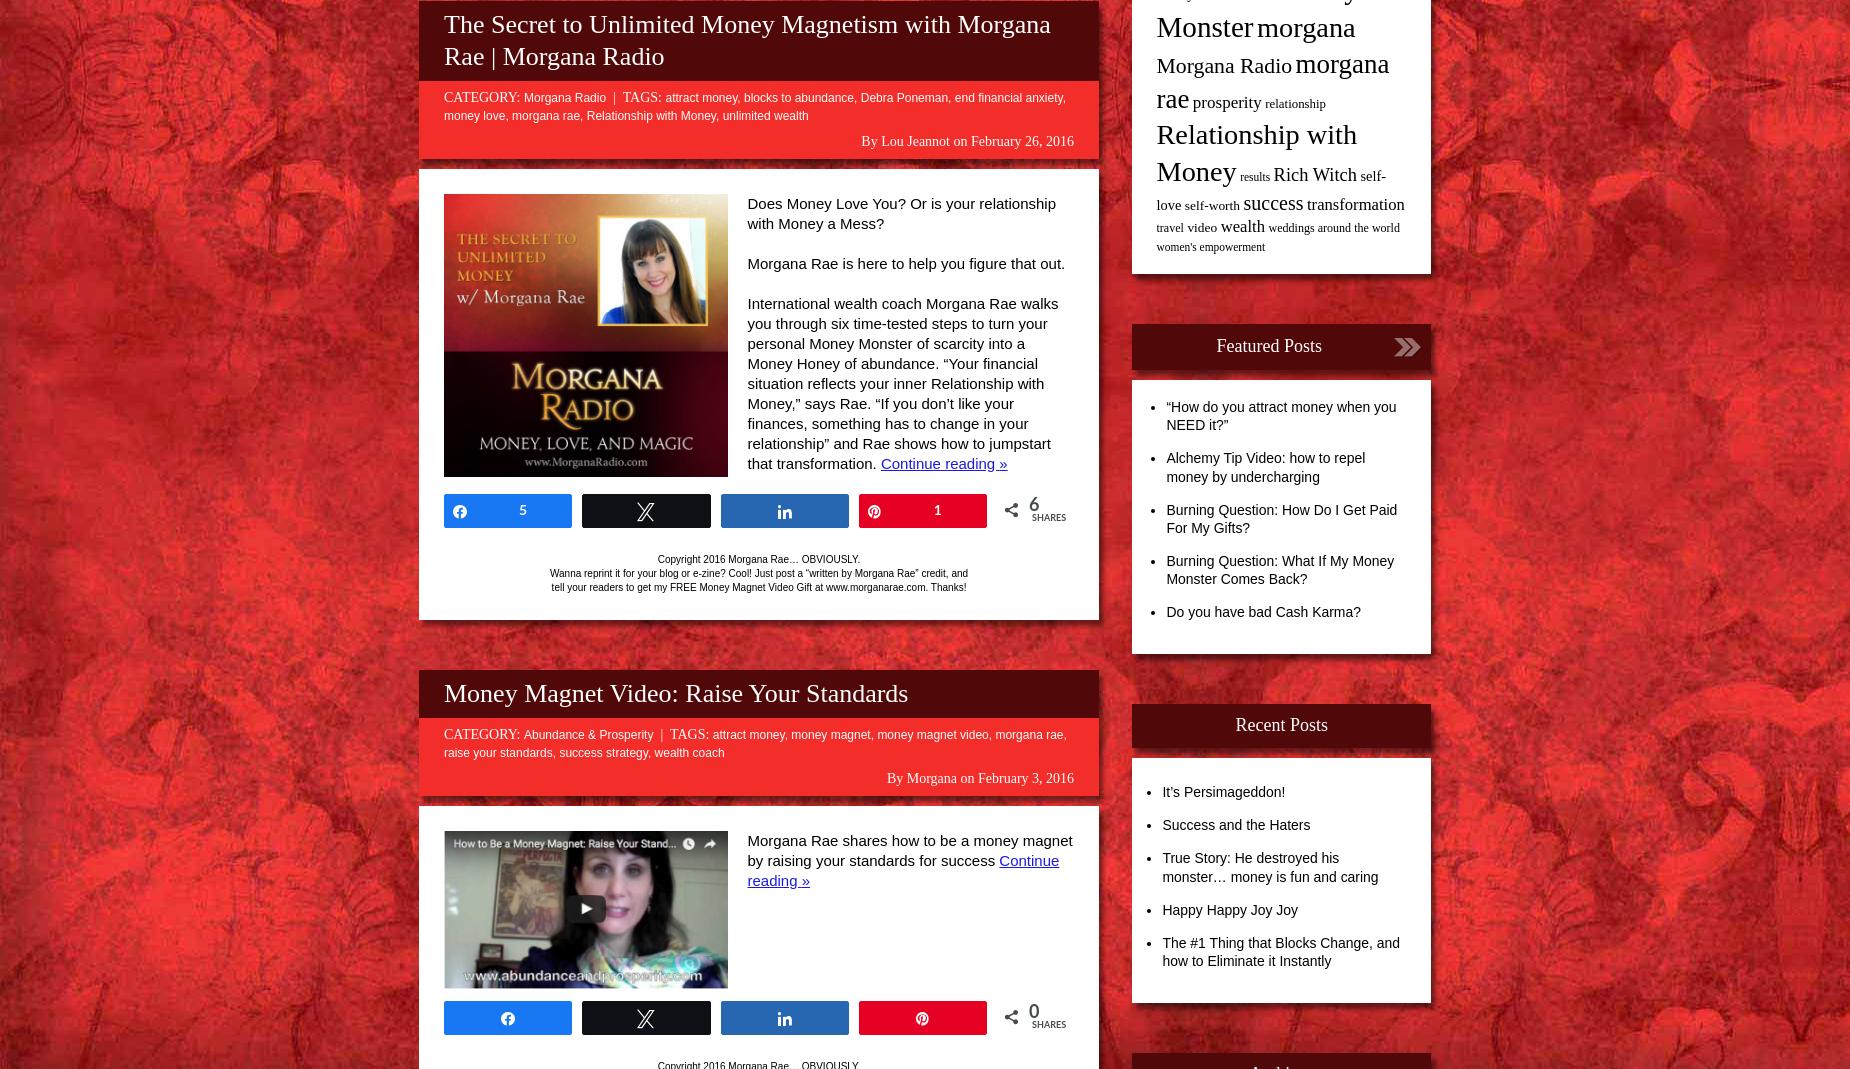  Describe the element at coordinates (1279, 569) in the screenshot. I see `'Burning Question: What If My Money Monster Comes Back?'` at that location.